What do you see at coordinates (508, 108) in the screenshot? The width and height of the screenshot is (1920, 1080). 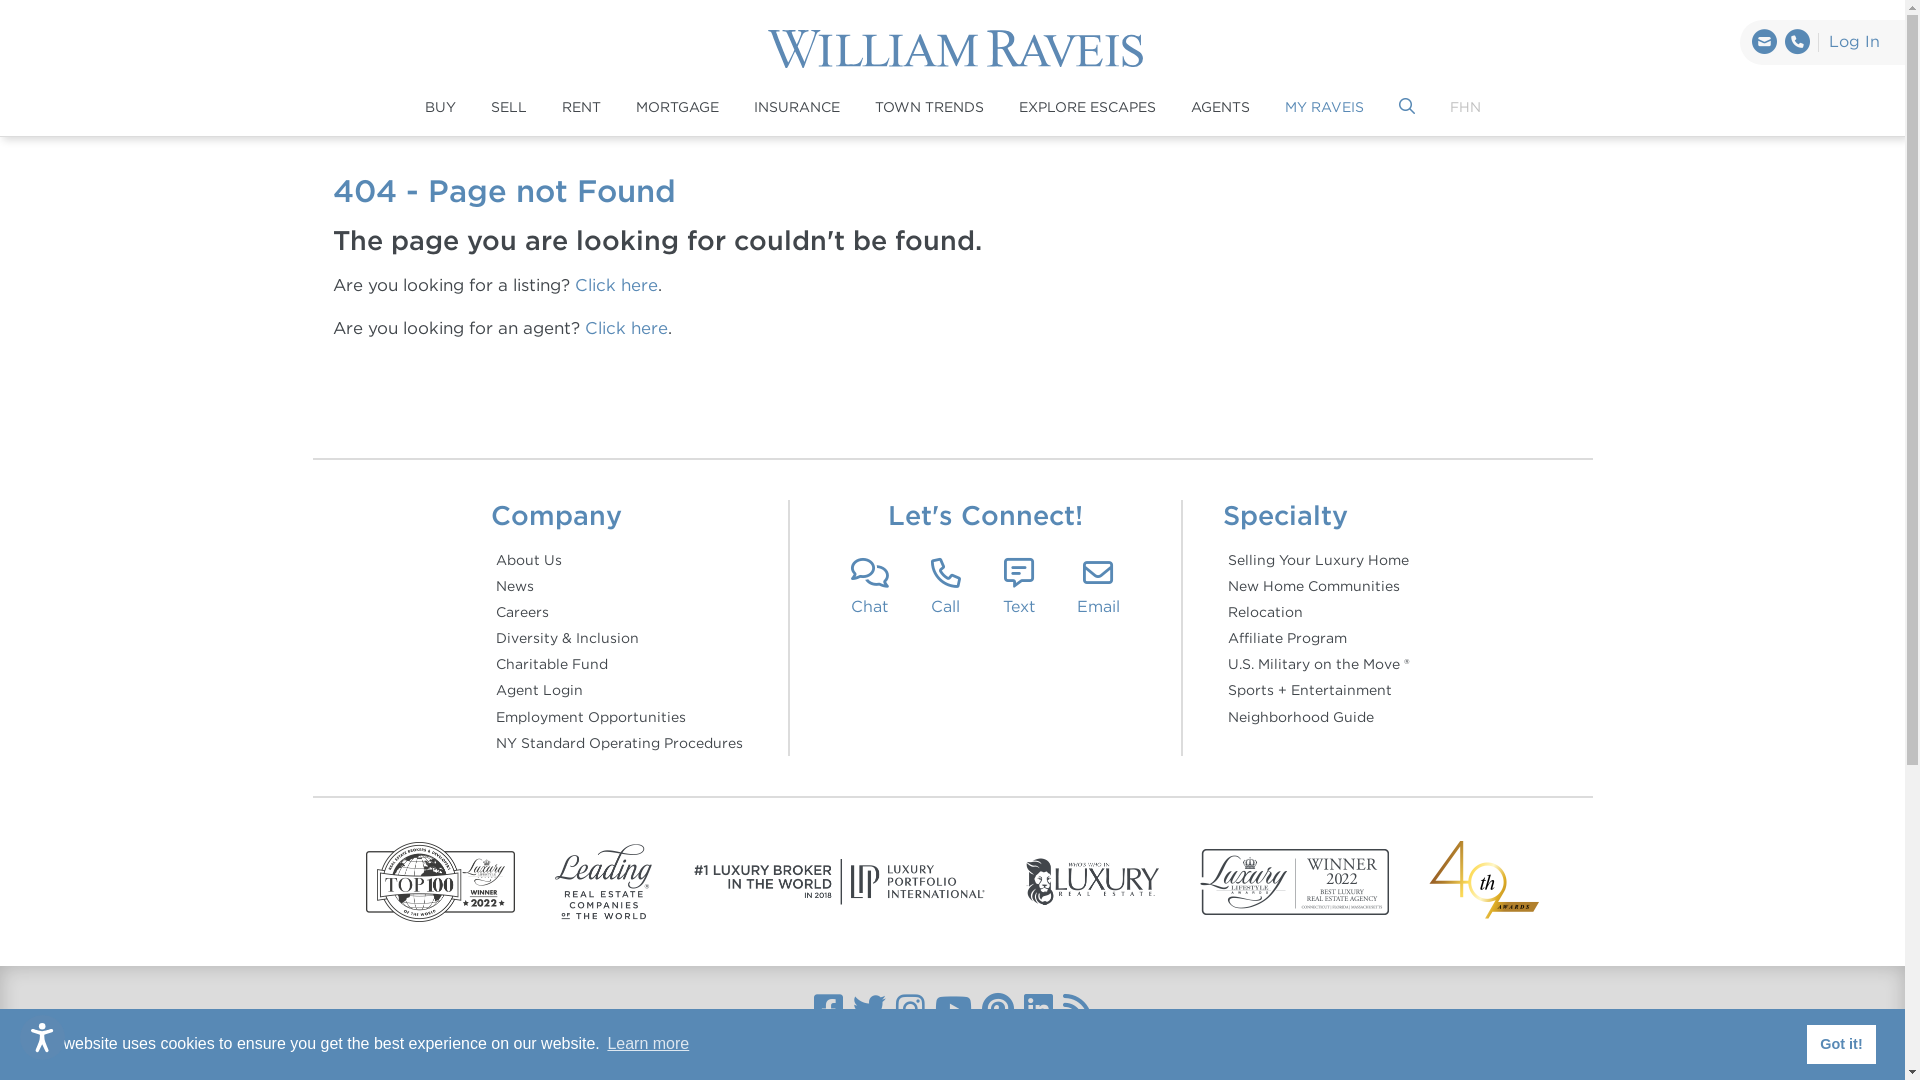 I see `'SELL'` at bounding box center [508, 108].